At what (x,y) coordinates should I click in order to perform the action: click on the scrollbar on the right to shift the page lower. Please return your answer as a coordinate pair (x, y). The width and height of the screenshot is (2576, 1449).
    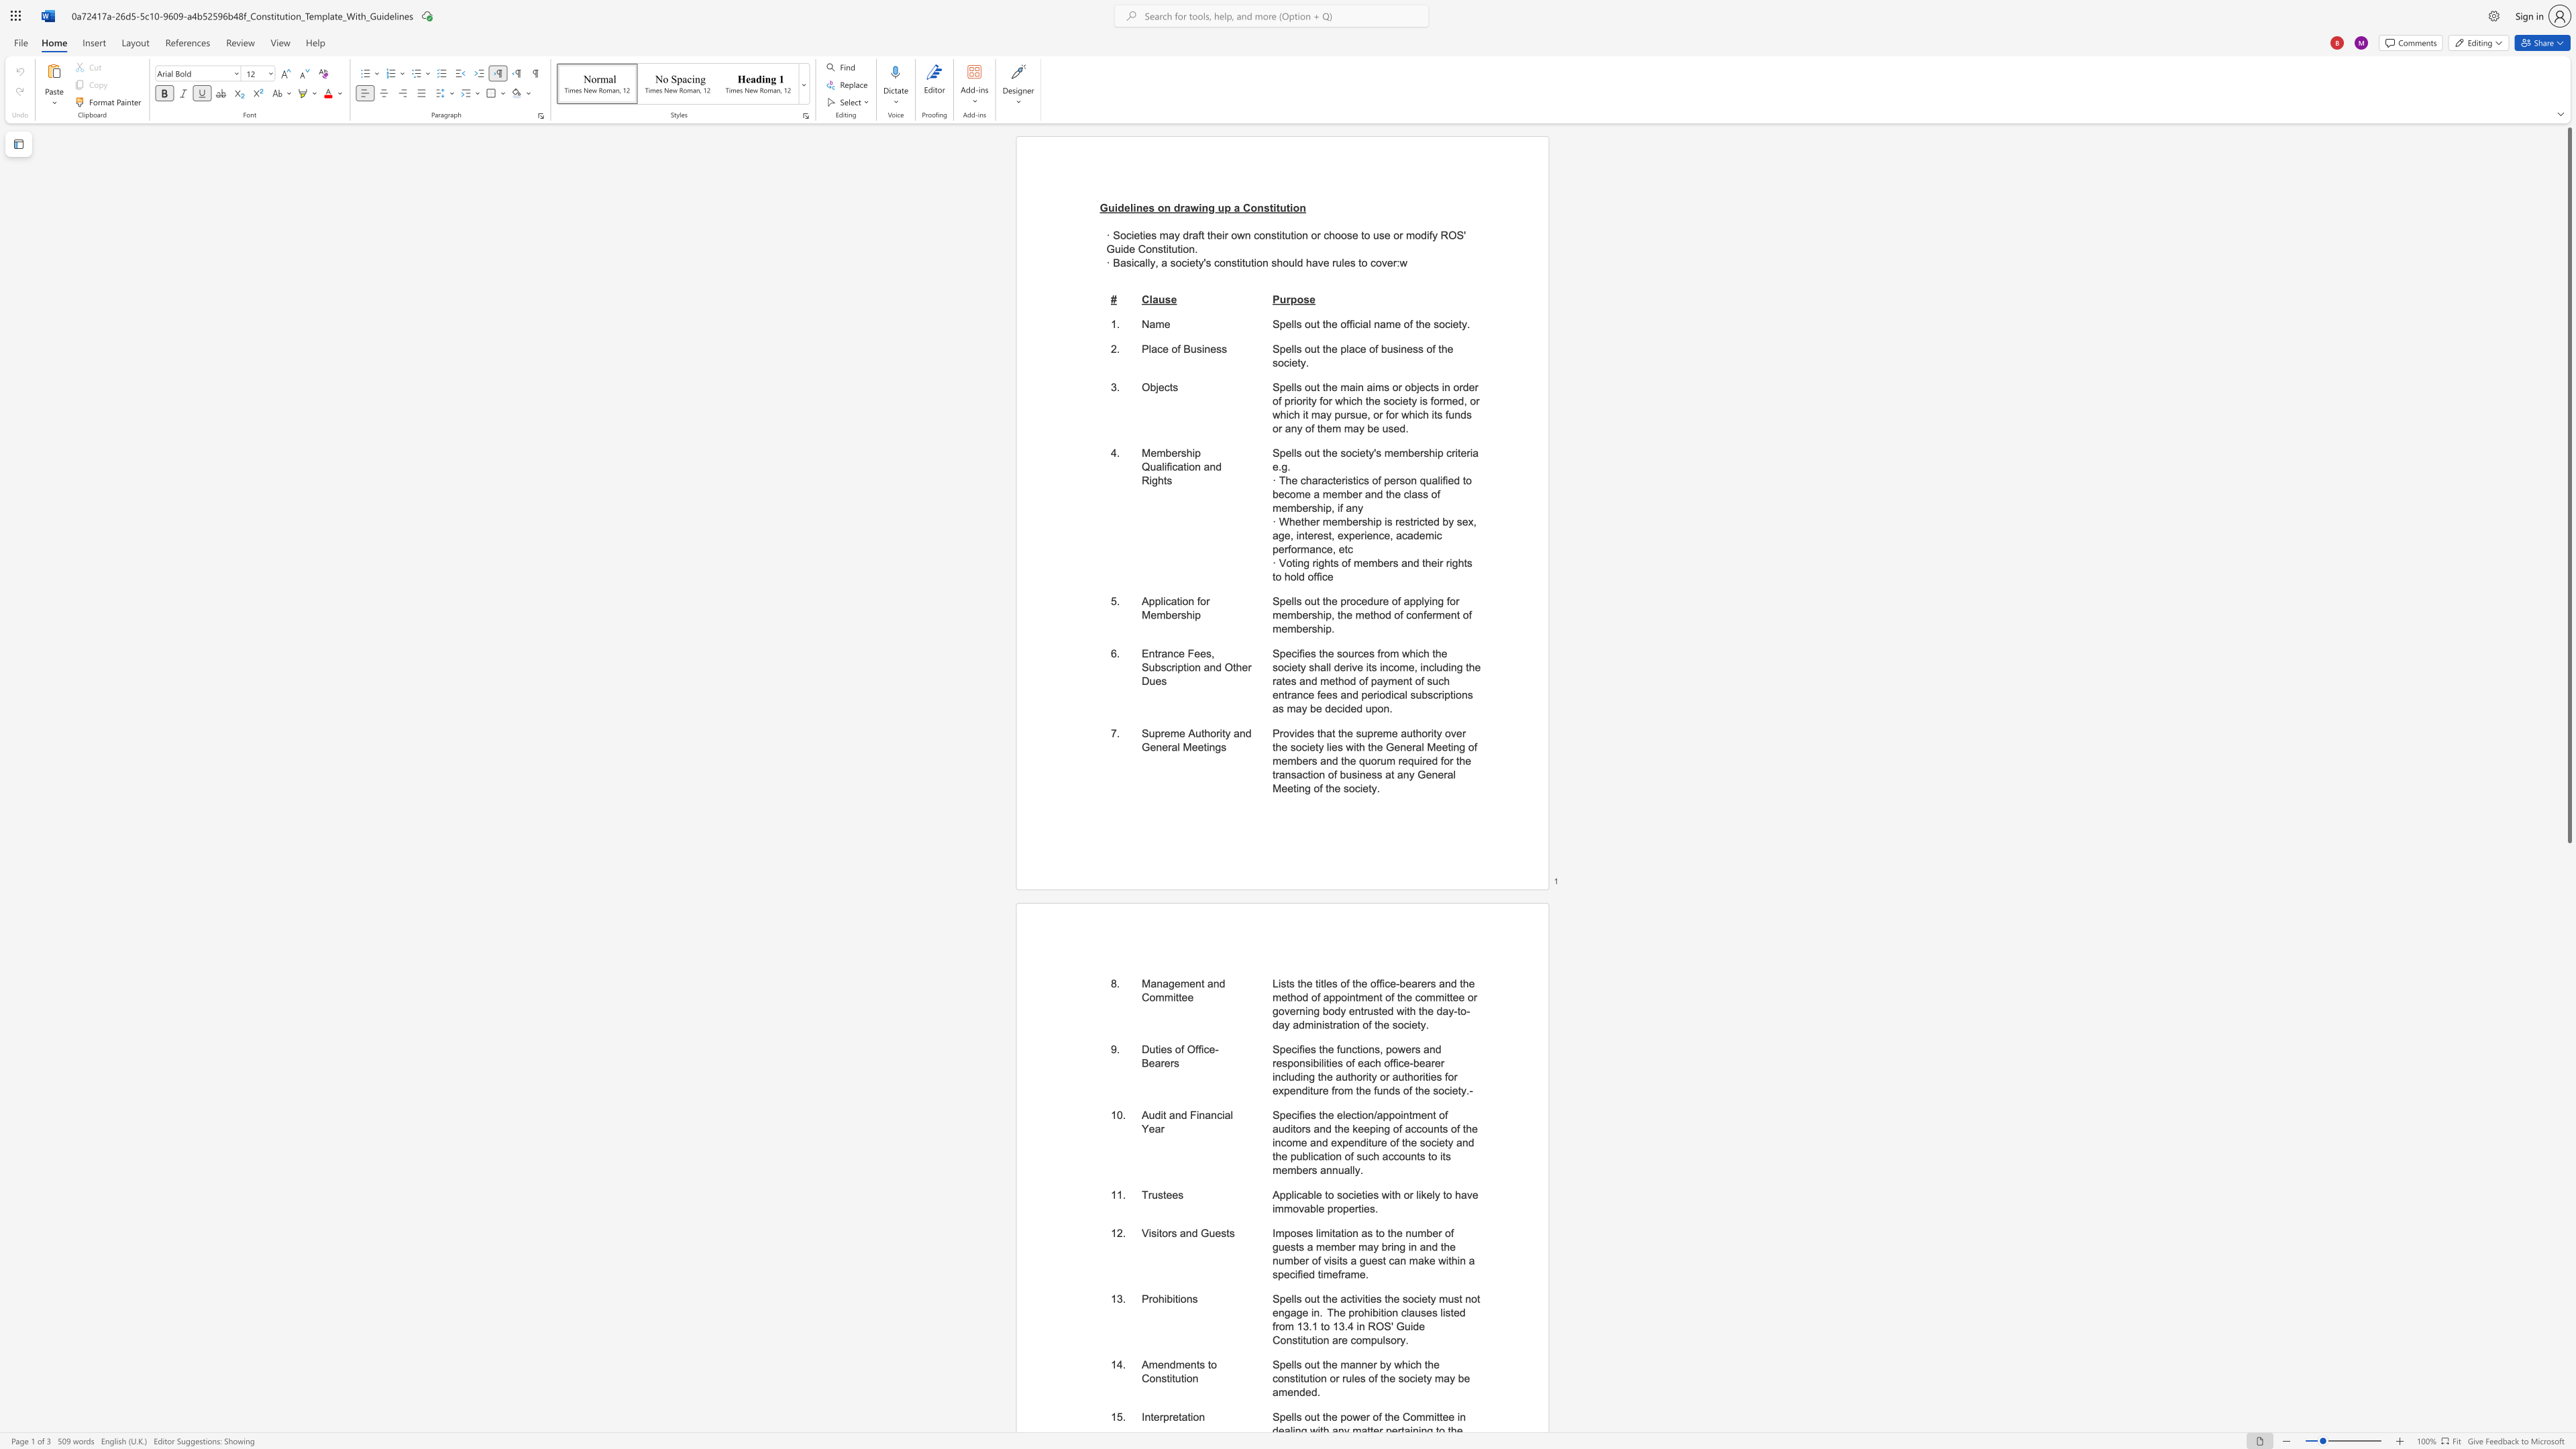
    Looking at the image, I should click on (2568, 1026).